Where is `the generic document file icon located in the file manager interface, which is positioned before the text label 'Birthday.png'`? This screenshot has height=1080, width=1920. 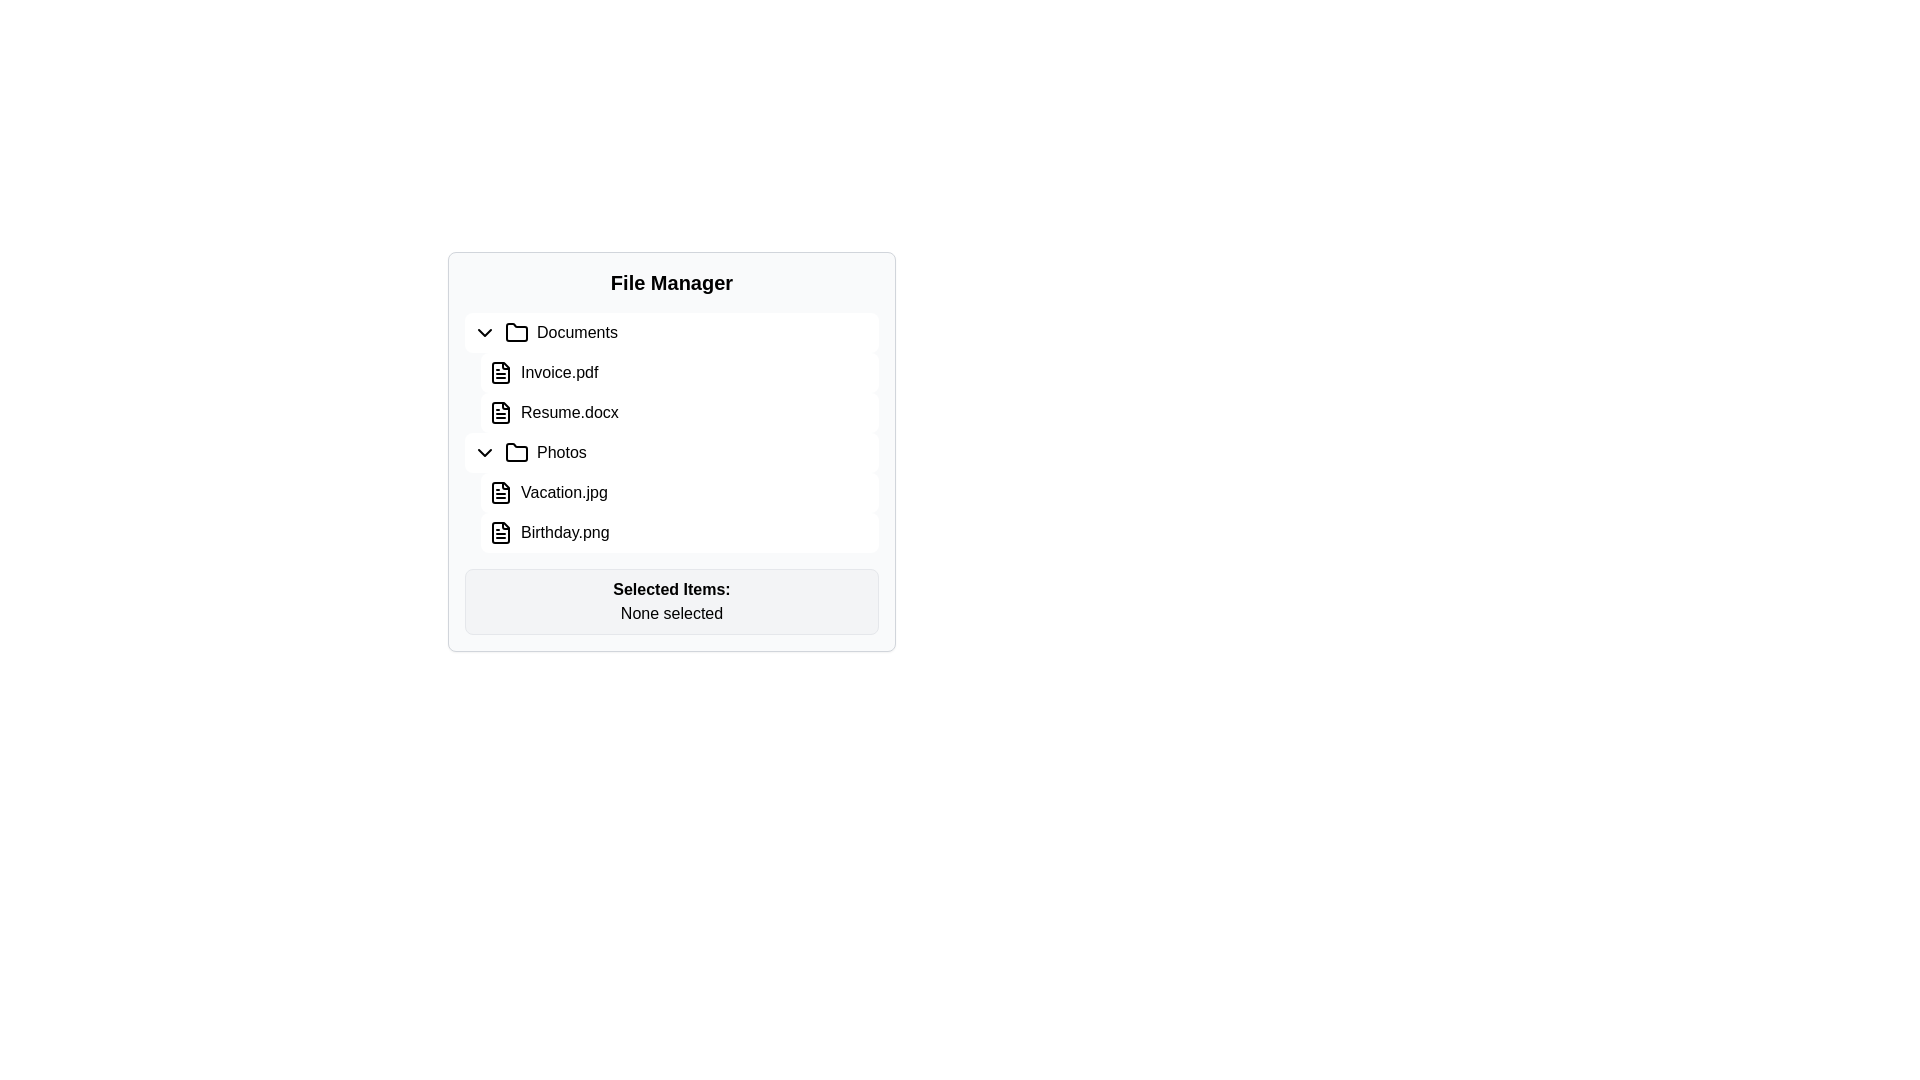 the generic document file icon located in the file manager interface, which is positioned before the text label 'Birthday.png' is located at coordinates (500, 531).